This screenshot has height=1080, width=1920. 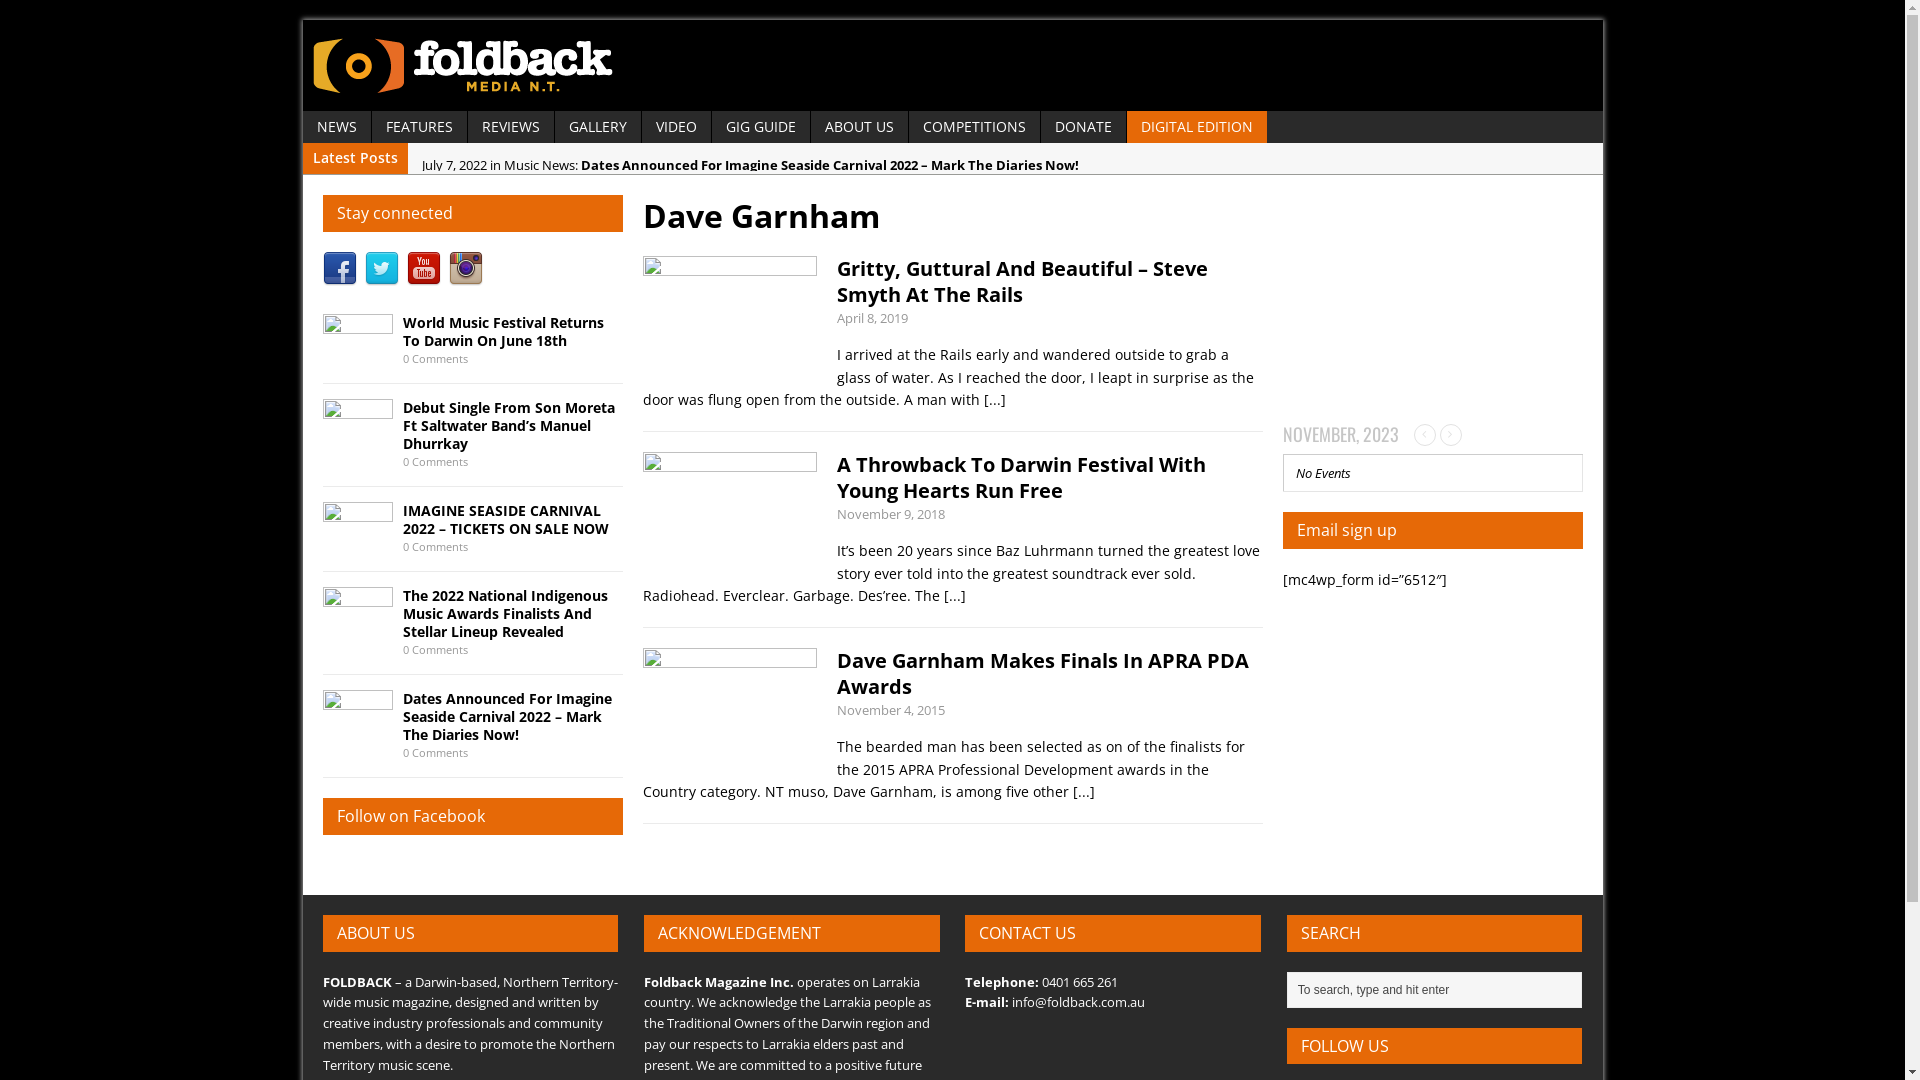 I want to click on 'NEWS', so click(x=301, y=127).